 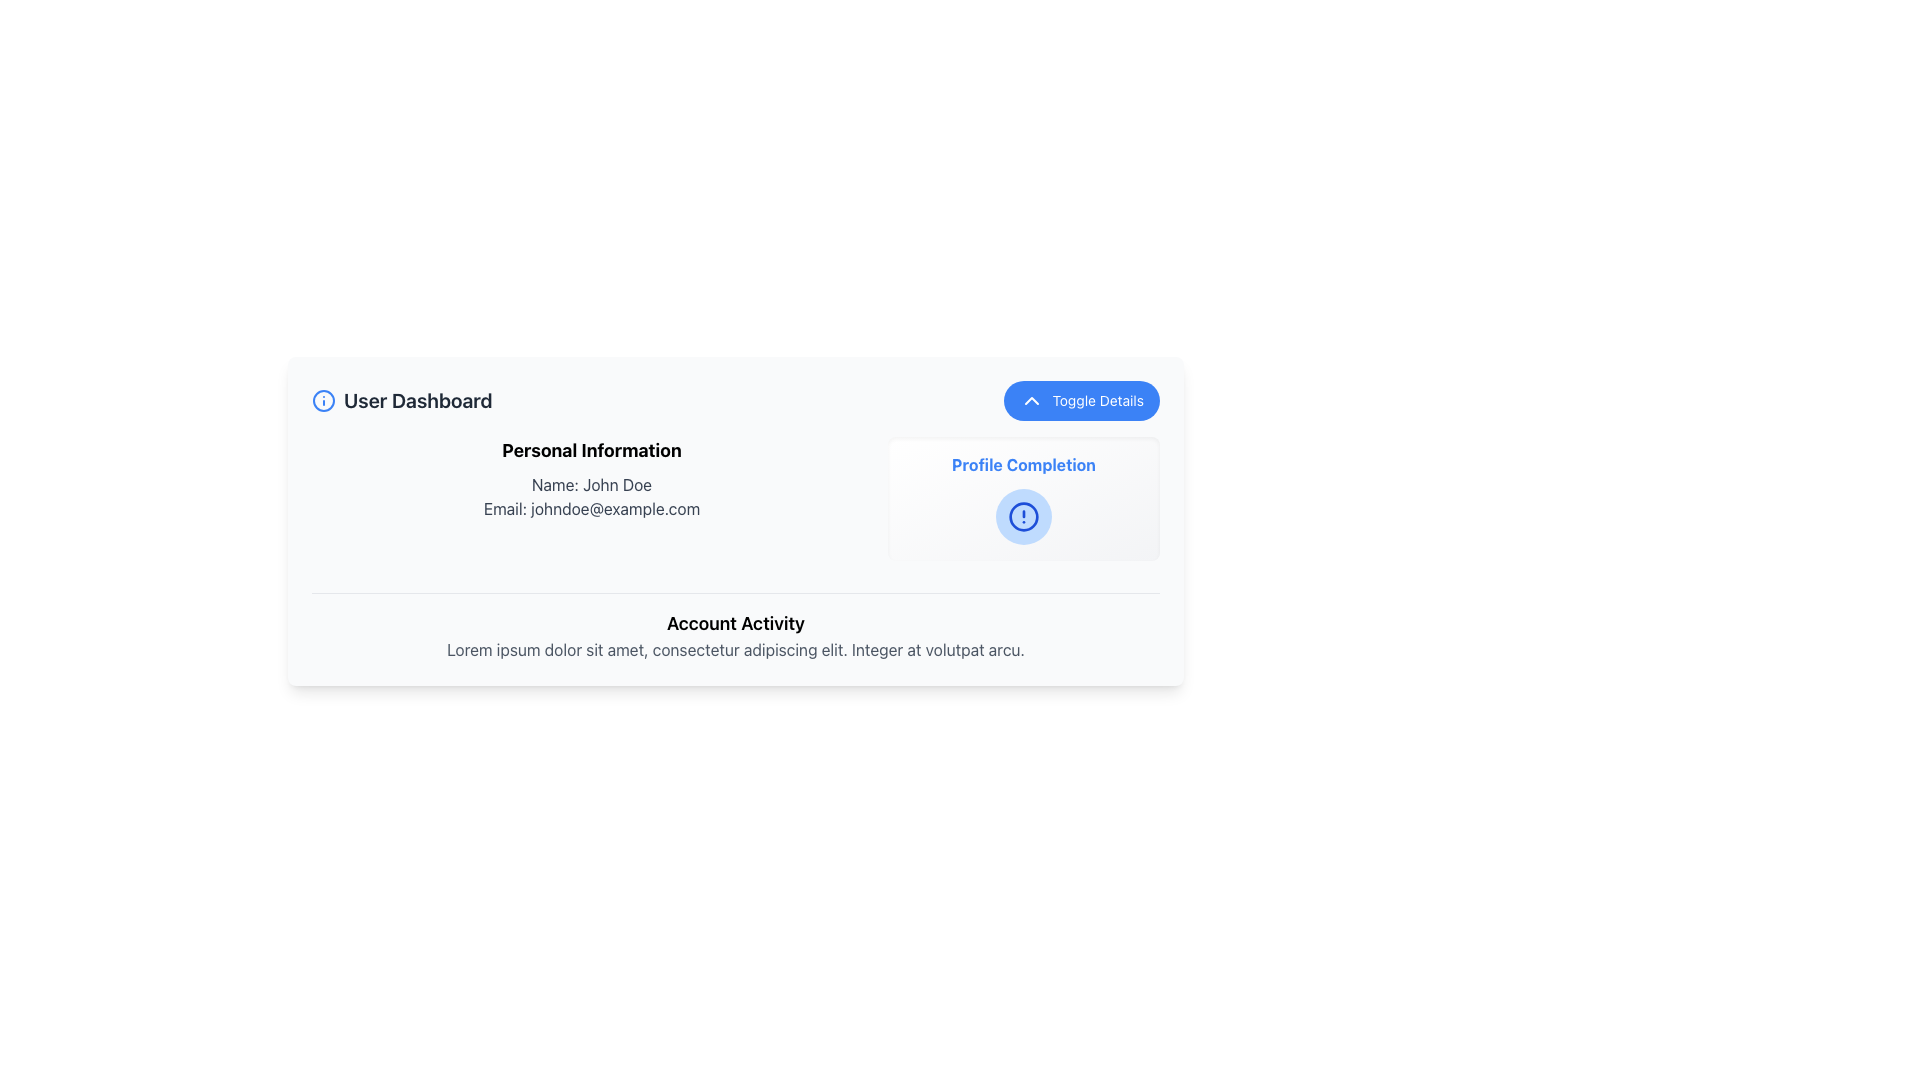 I want to click on text 'User Dashboard' displayed in a bold, large font next to a circular blue icon with an 'i', located near the top-left corner of the interface, so click(x=401, y=401).